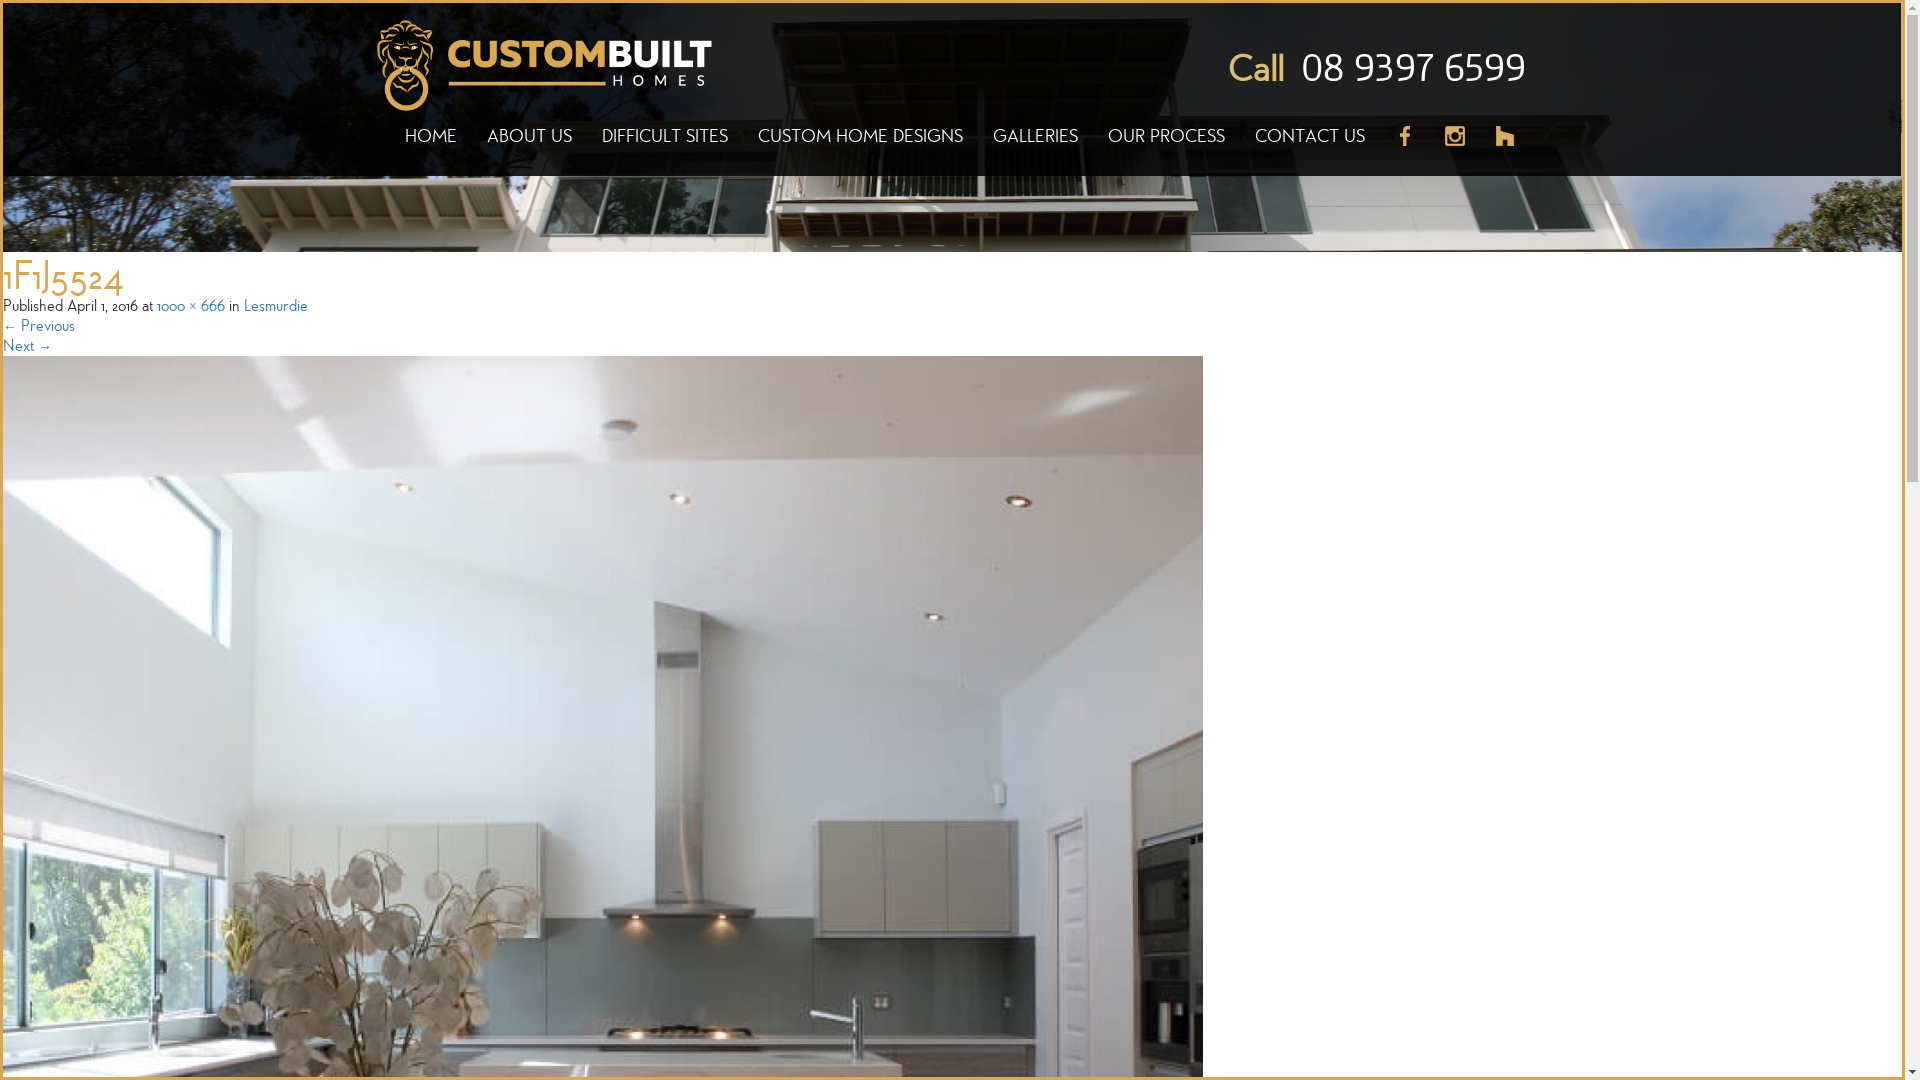 The width and height of the screenshot is (1920, 1080). I want to click on '08 9397 6599', so click(1412, 67).